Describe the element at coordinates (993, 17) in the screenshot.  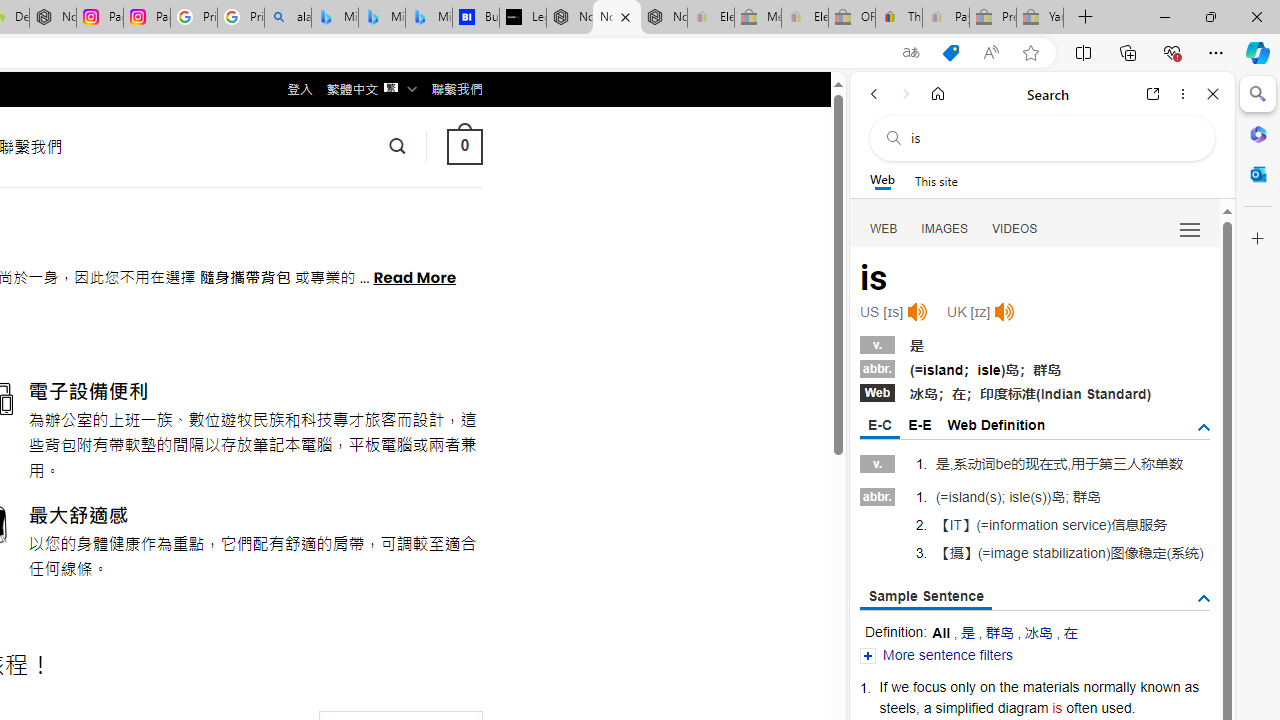
I see `'Press Room - eBay Inc. - Sleeping'` at that location.